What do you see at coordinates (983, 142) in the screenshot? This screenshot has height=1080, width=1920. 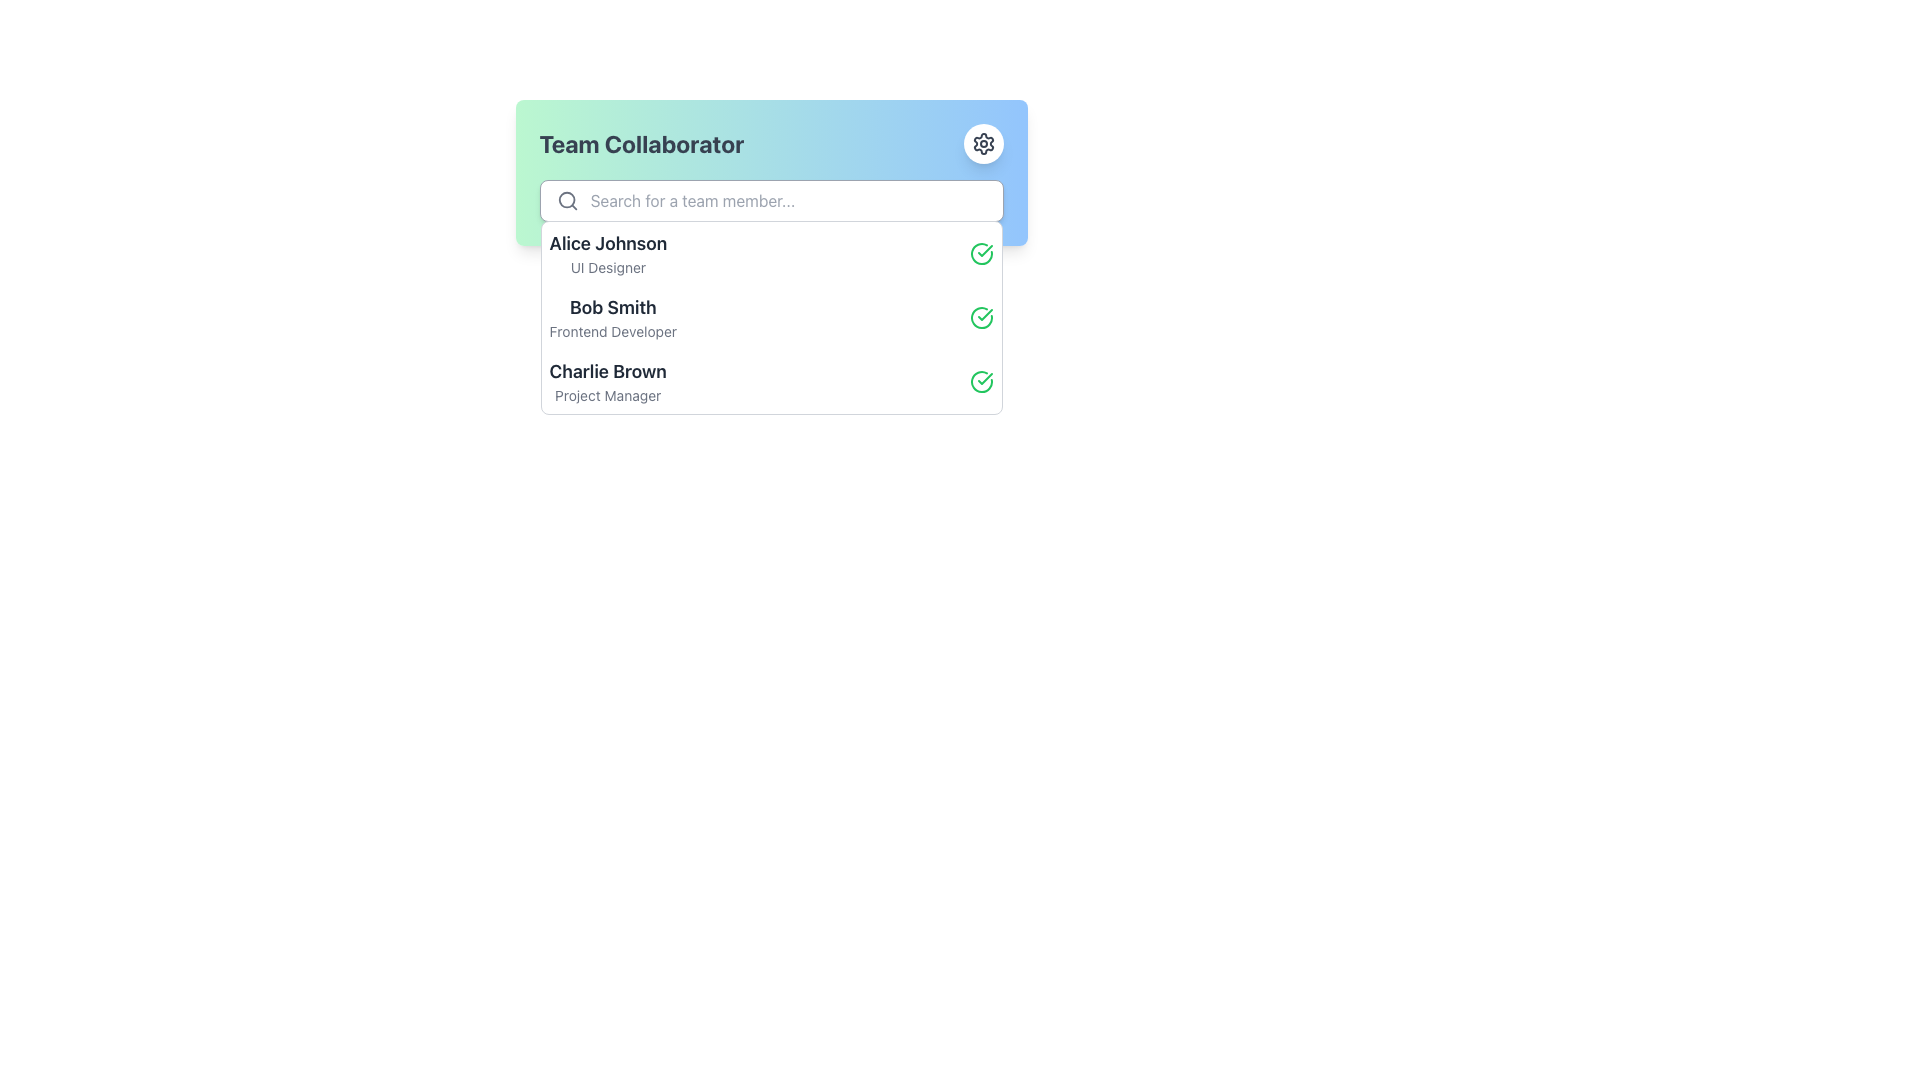 I see `the settings icon in the top-right corner of the module on the blue gradient header, which serves as the access point for the 'Team Collaborator' feature` at bounding box center [983, 142].